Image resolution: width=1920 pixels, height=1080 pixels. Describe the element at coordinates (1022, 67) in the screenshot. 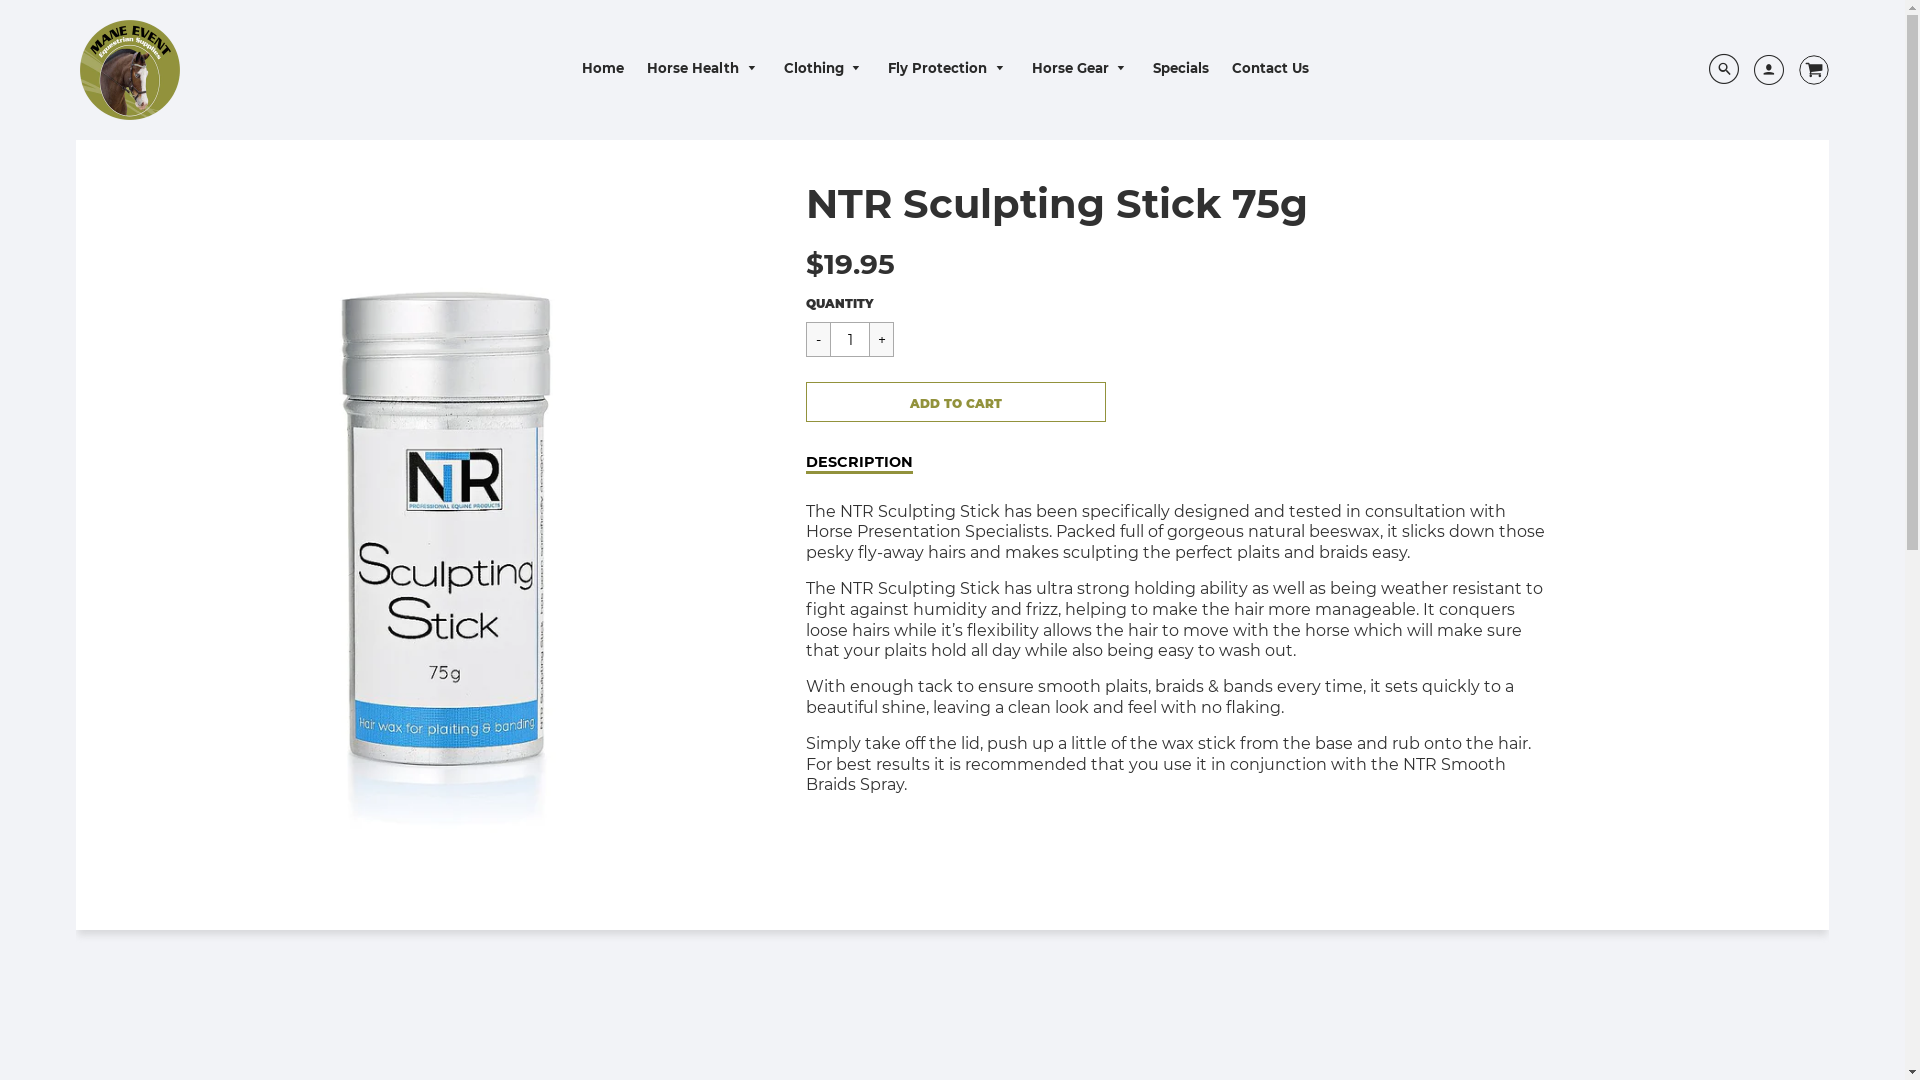

I see `'Horse Gear'` at that location.